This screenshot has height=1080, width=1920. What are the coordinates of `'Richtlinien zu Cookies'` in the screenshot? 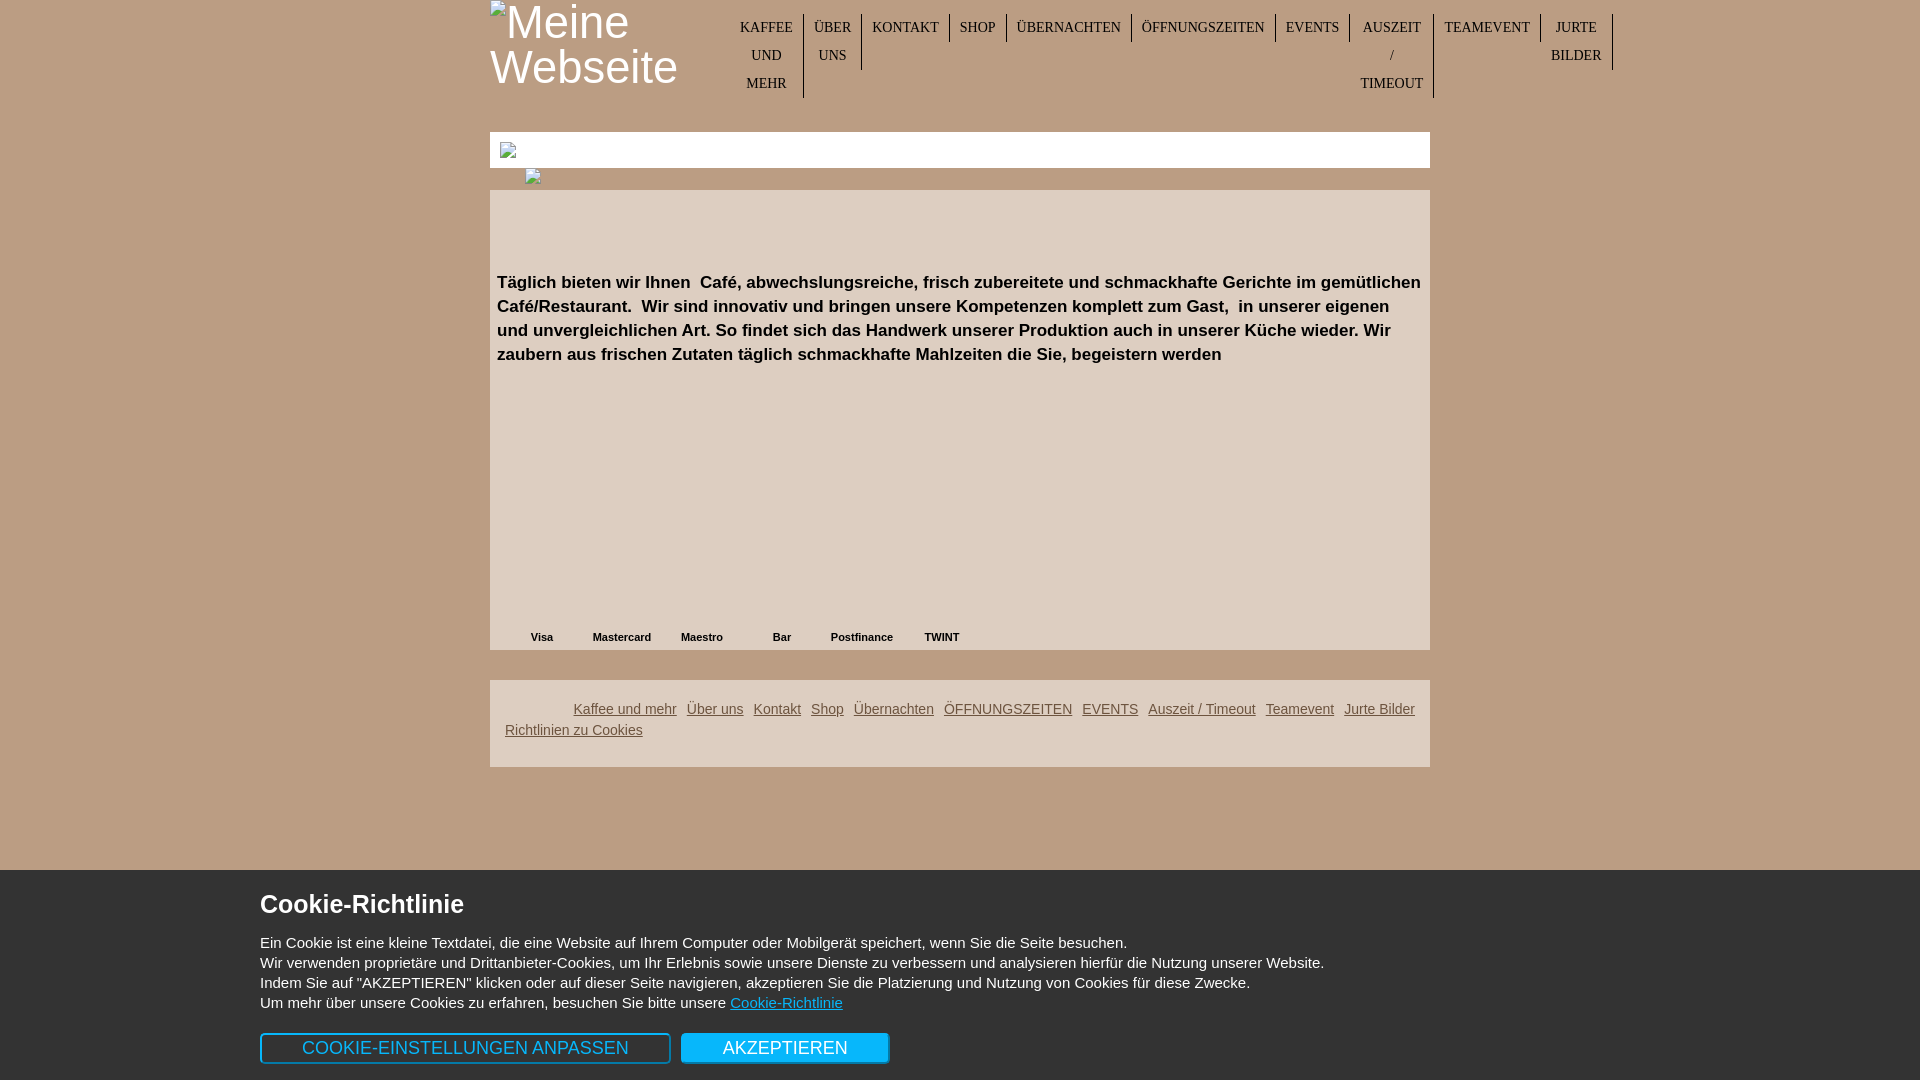 It's located at (573, 729).